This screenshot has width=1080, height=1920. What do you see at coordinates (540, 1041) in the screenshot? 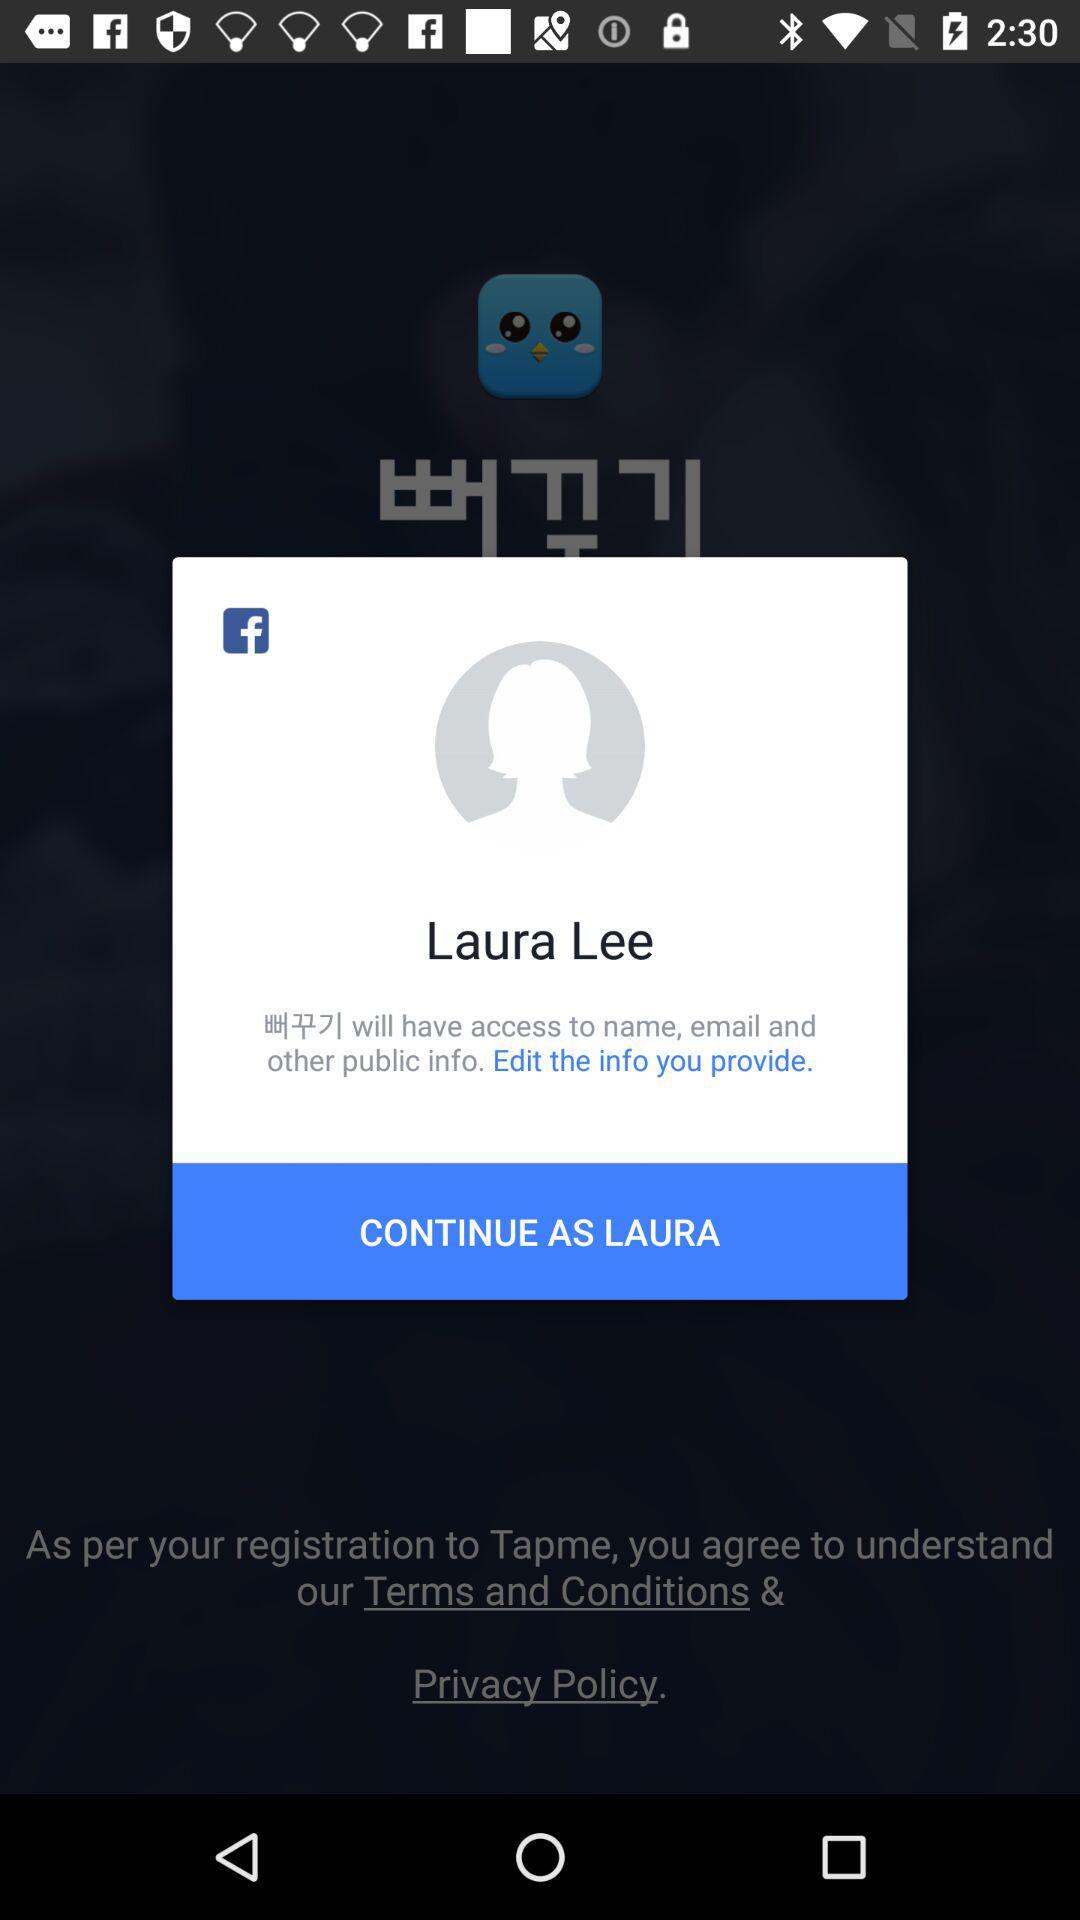
I see `the item below laura lee icon` at bounding box center [540, 1041].